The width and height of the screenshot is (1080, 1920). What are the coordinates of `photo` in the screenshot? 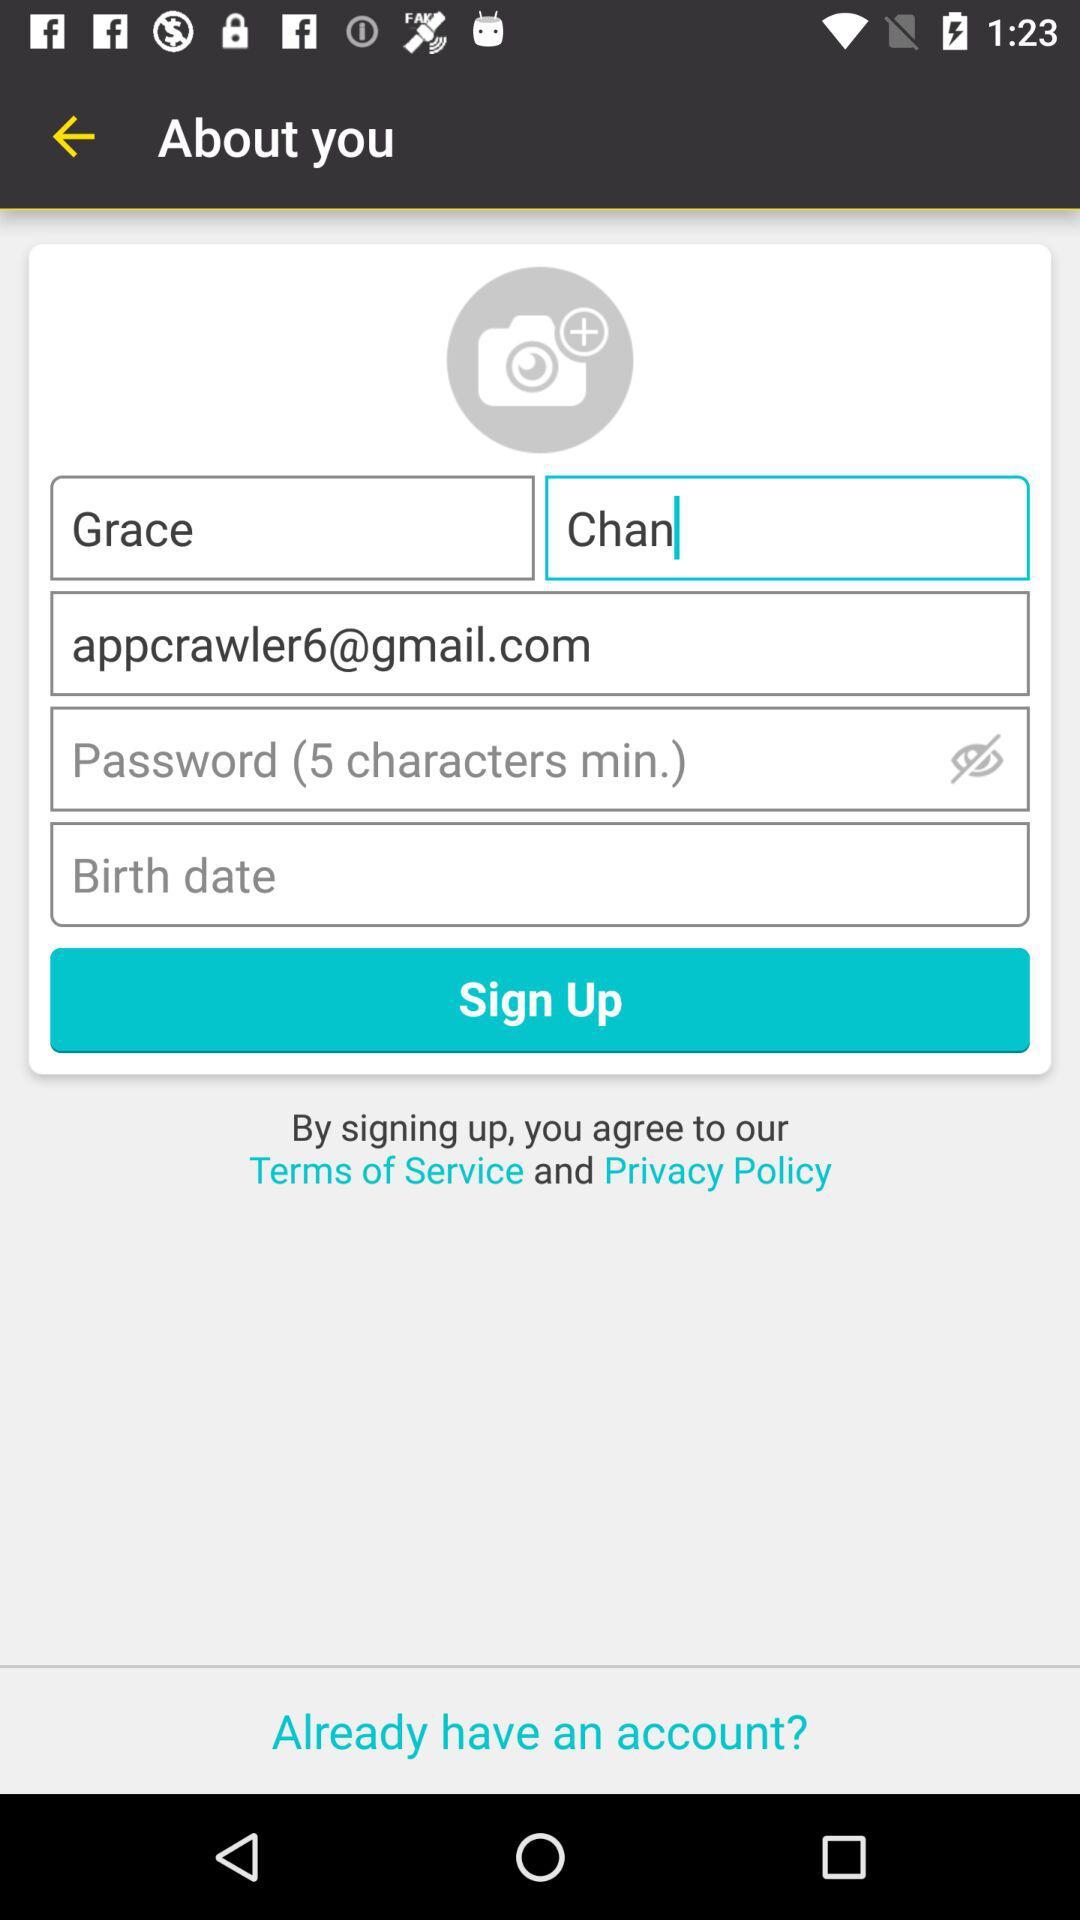 It's located at (540, 360).